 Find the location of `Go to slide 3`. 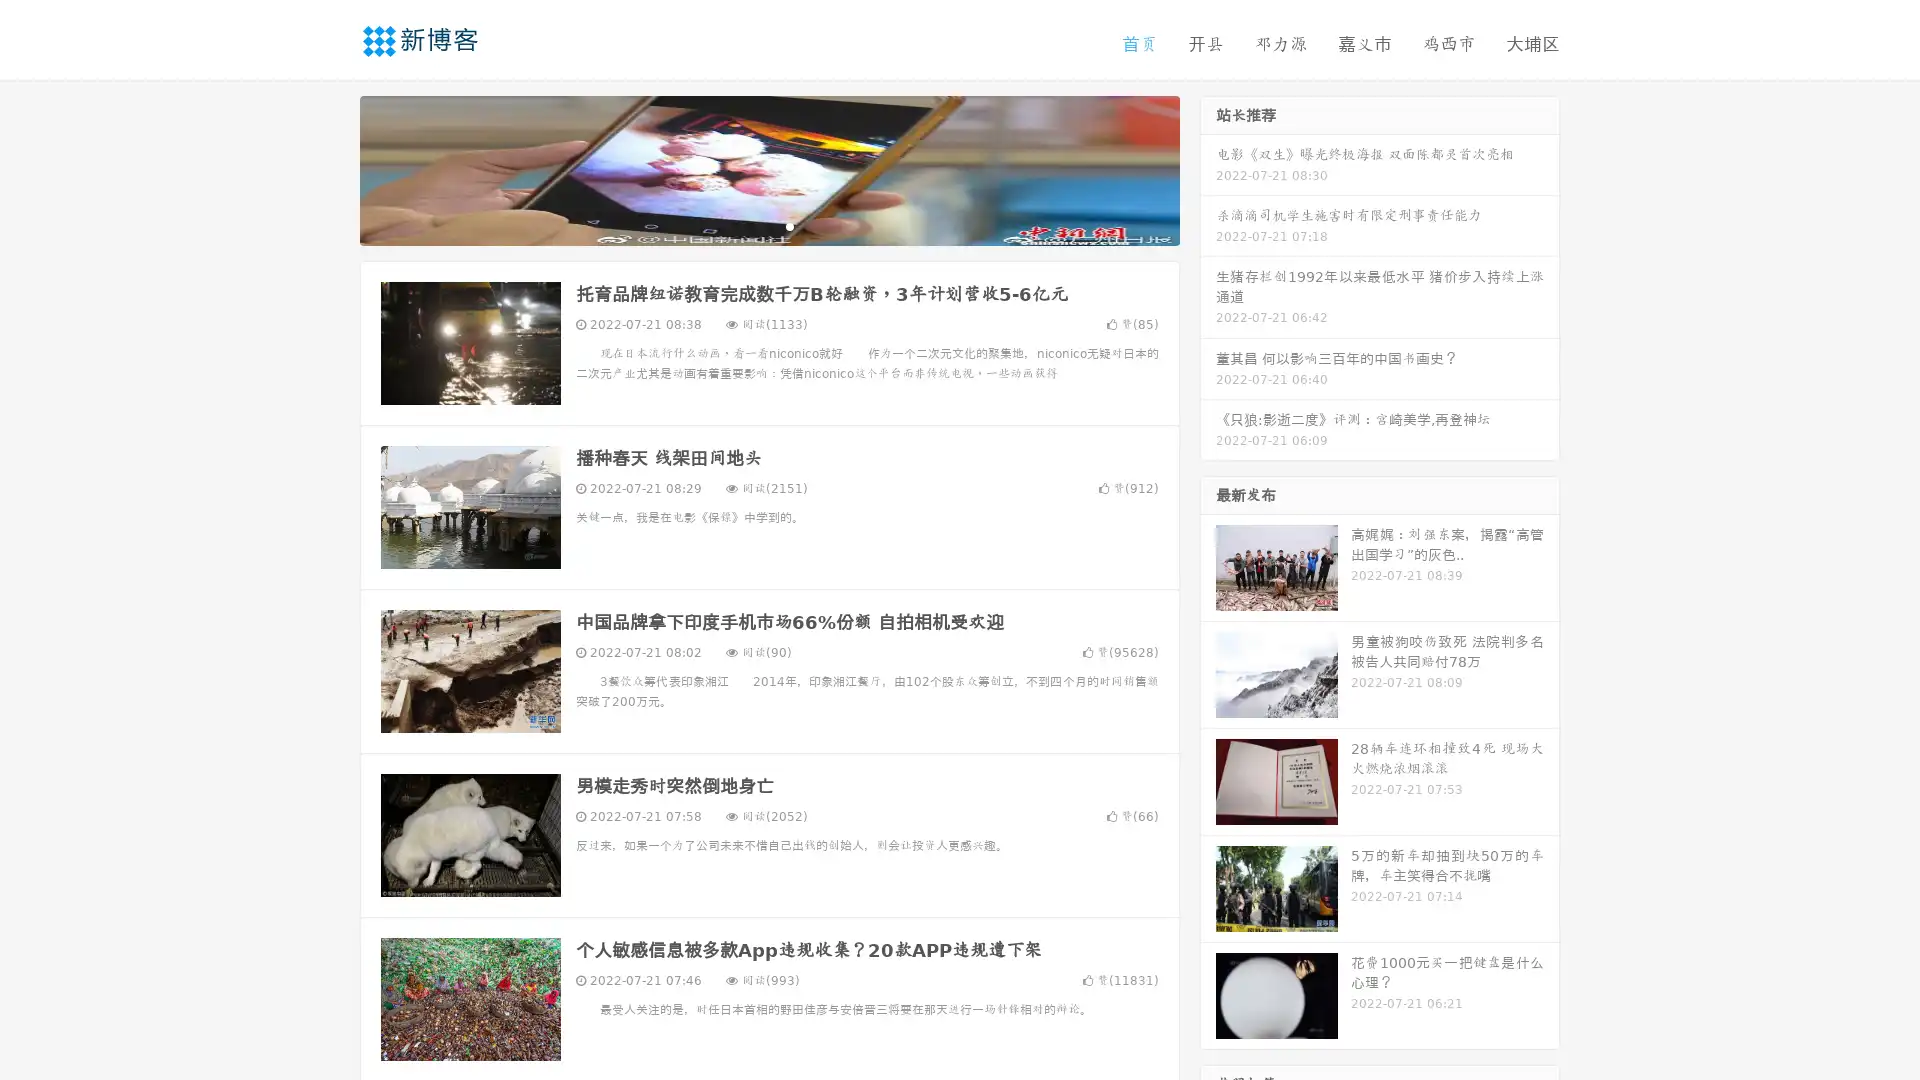

Go to slide 3 is located at coordinates (789, 225).